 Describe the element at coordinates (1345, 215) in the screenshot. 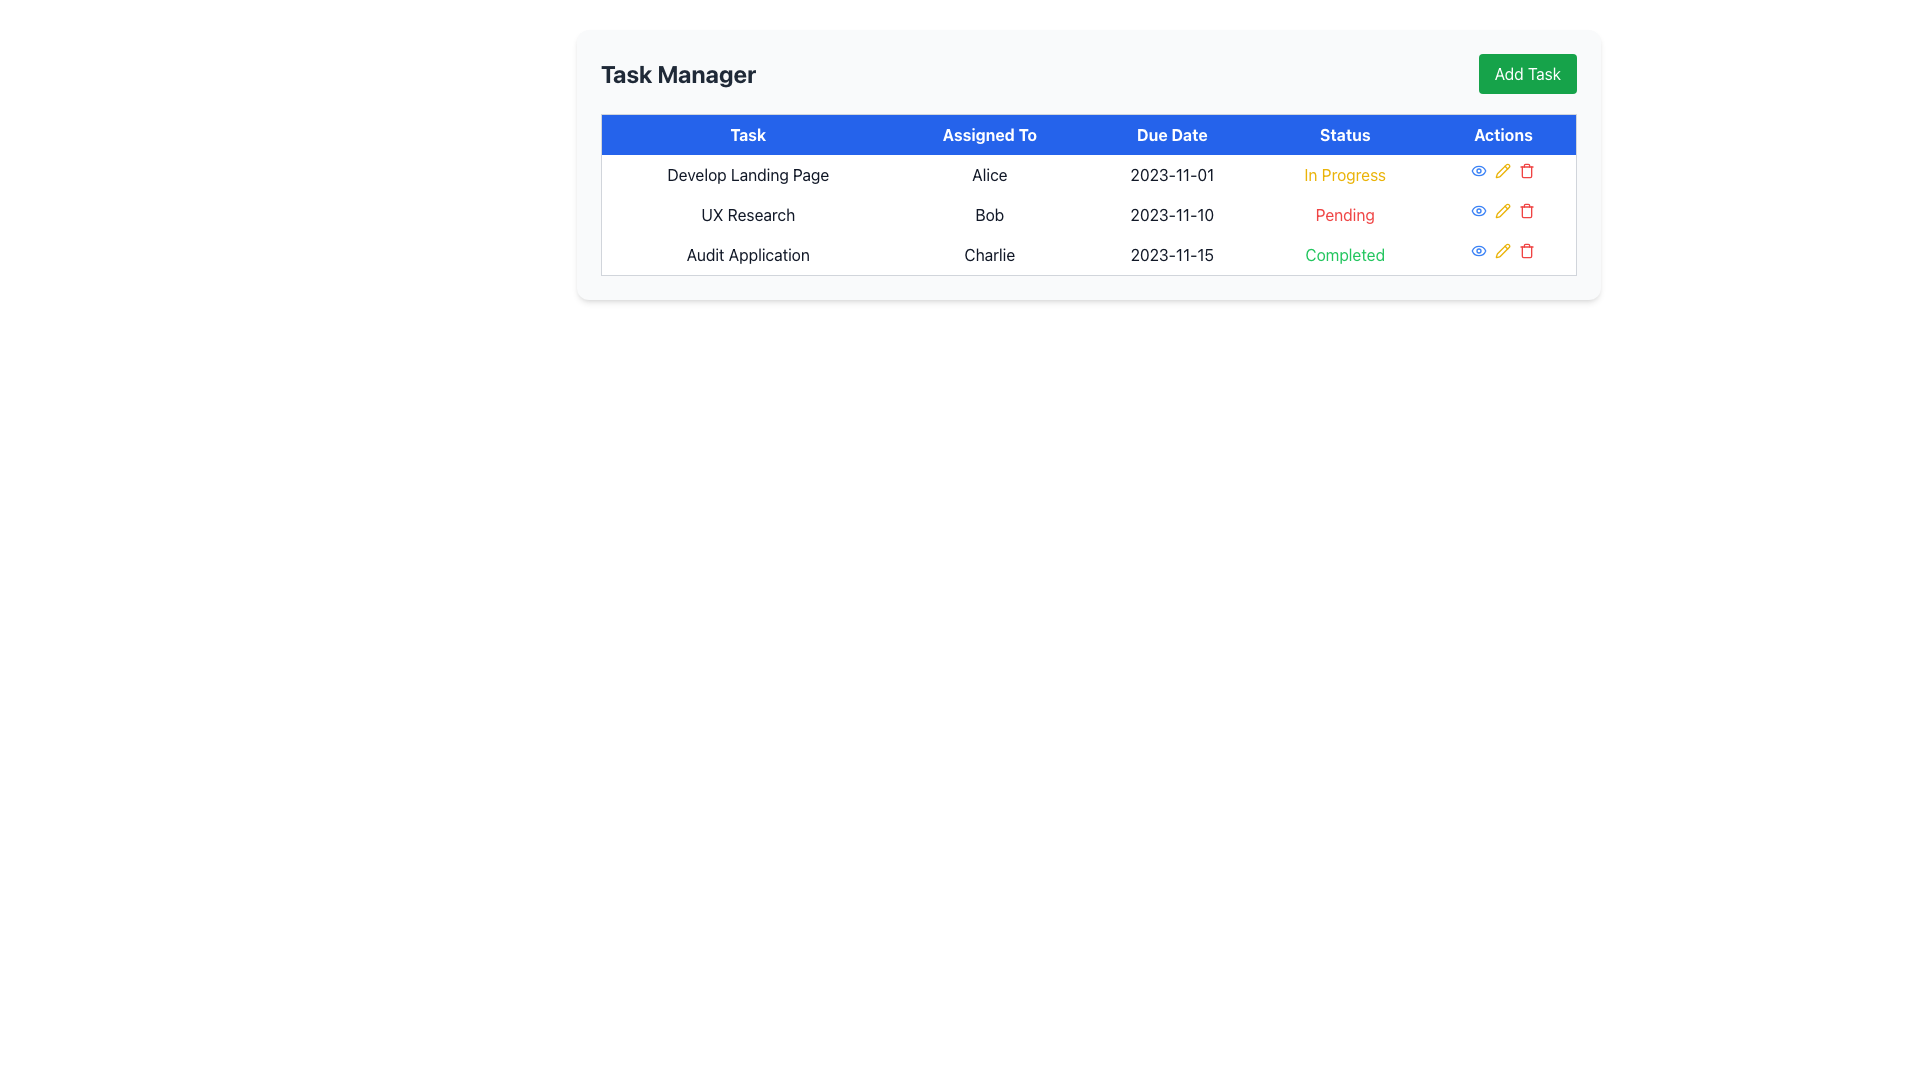

I see `the text label displaying the current status of the task indicating 'Pending', which is located in the fourth column of the second row in a table, adjacent to the 'Due Date' and 'Actions' columns` at that location.